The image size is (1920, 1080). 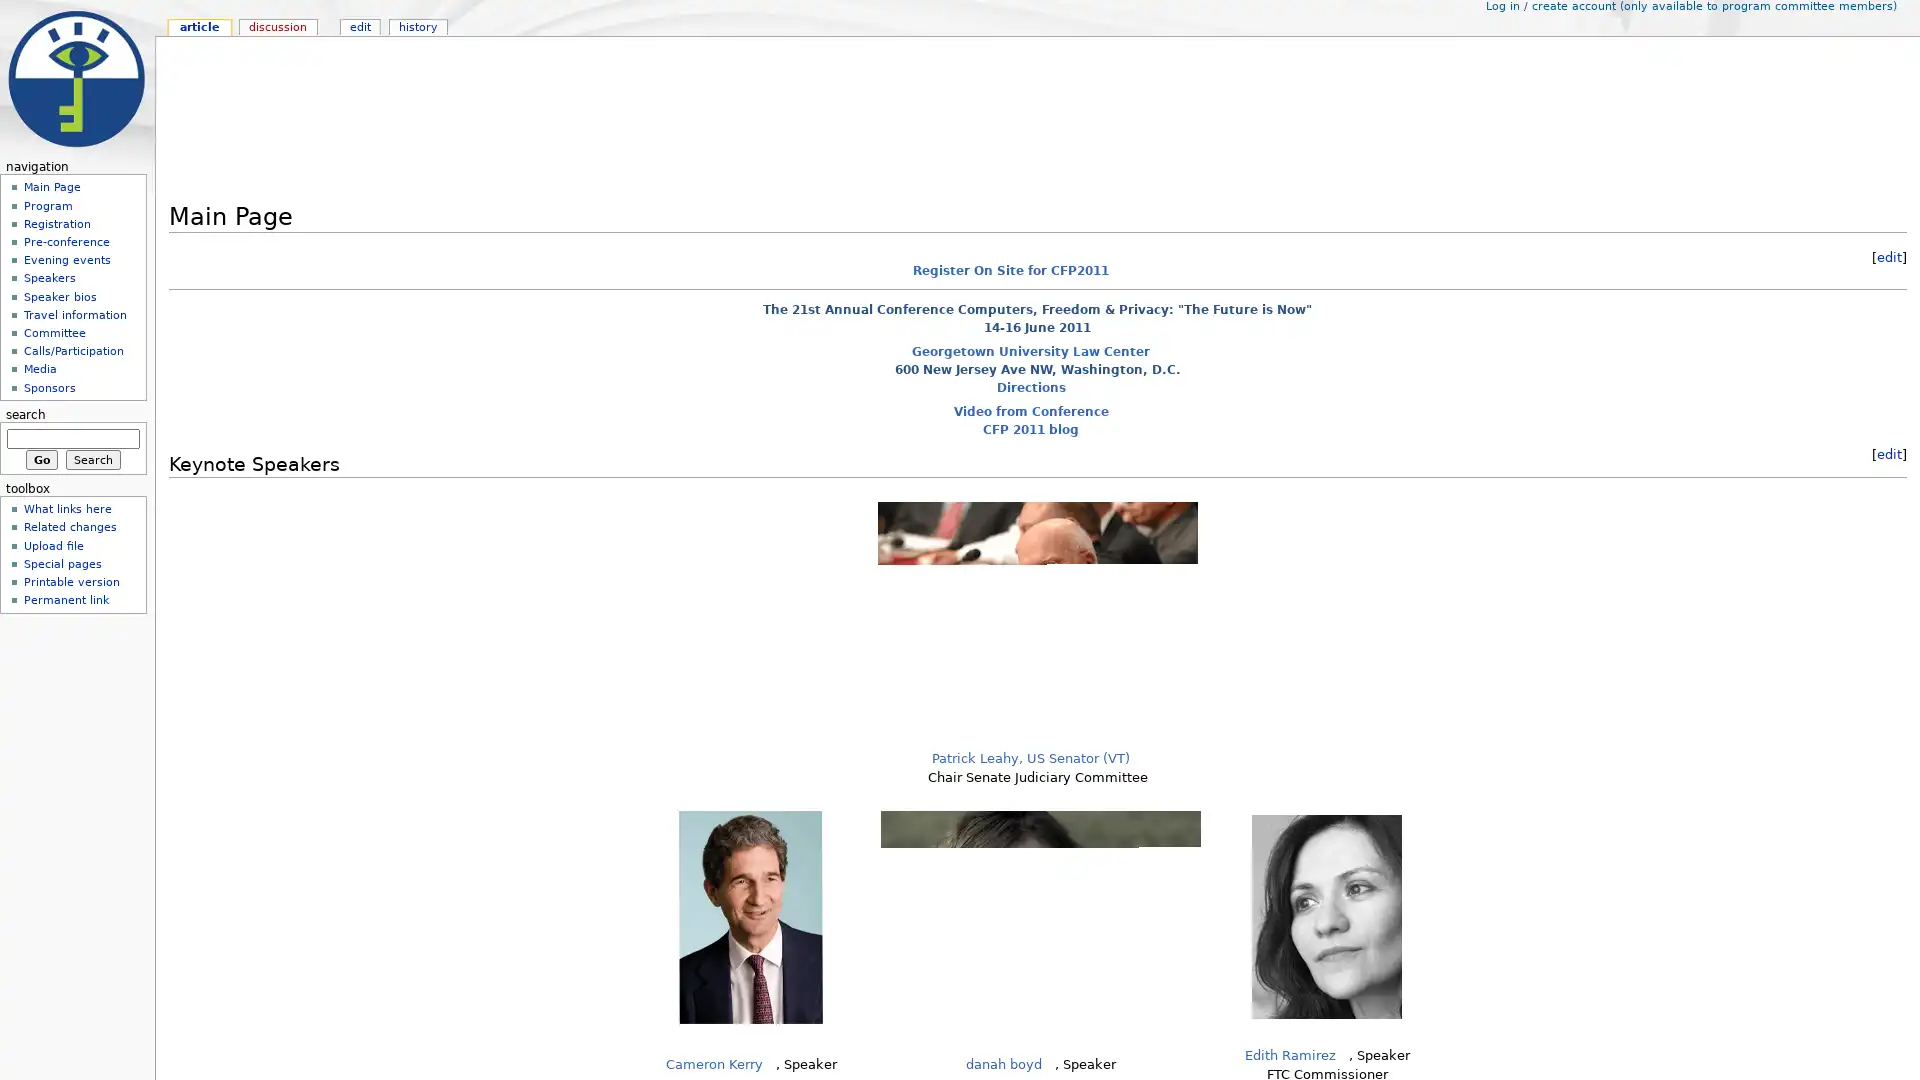 What do you see at coordinates (92, 459) in the screenshot?
I see `Search` at bounding box center [92, 459].